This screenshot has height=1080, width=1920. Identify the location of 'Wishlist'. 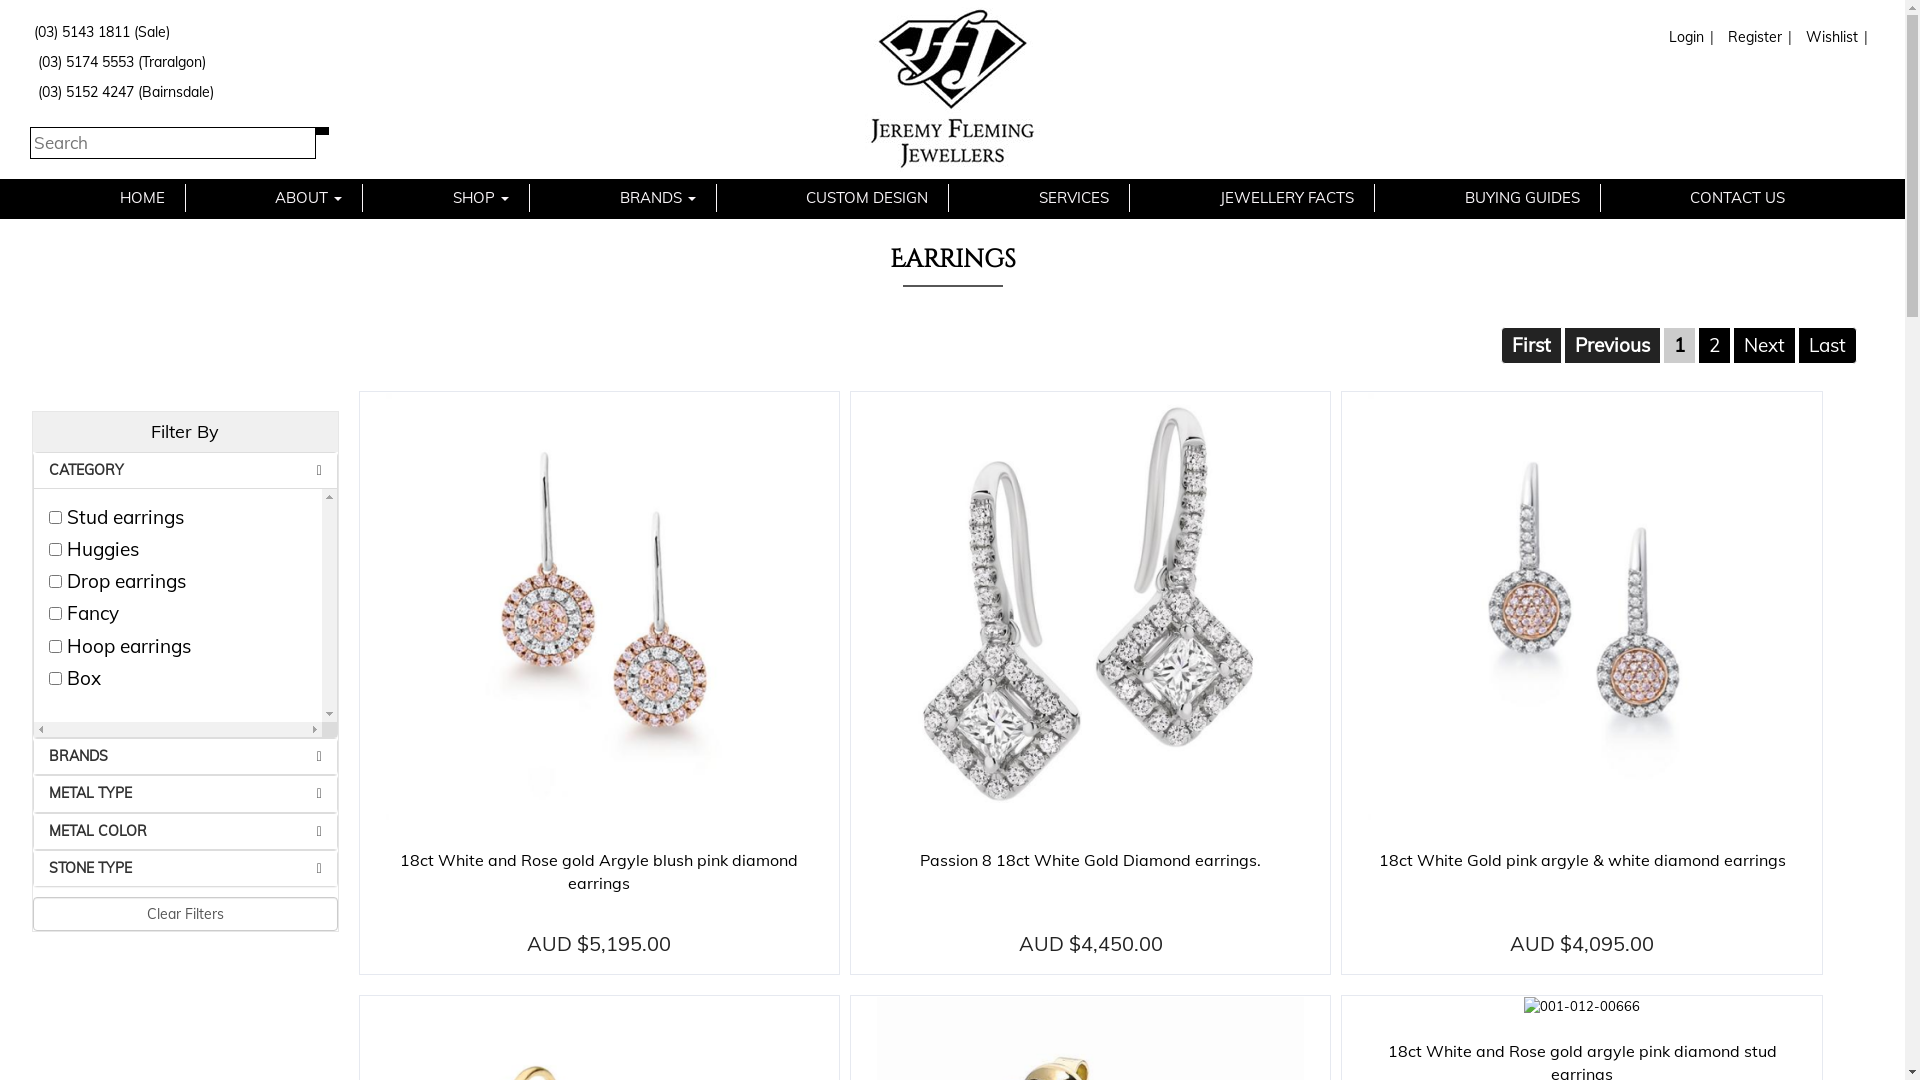
(1829, 37).